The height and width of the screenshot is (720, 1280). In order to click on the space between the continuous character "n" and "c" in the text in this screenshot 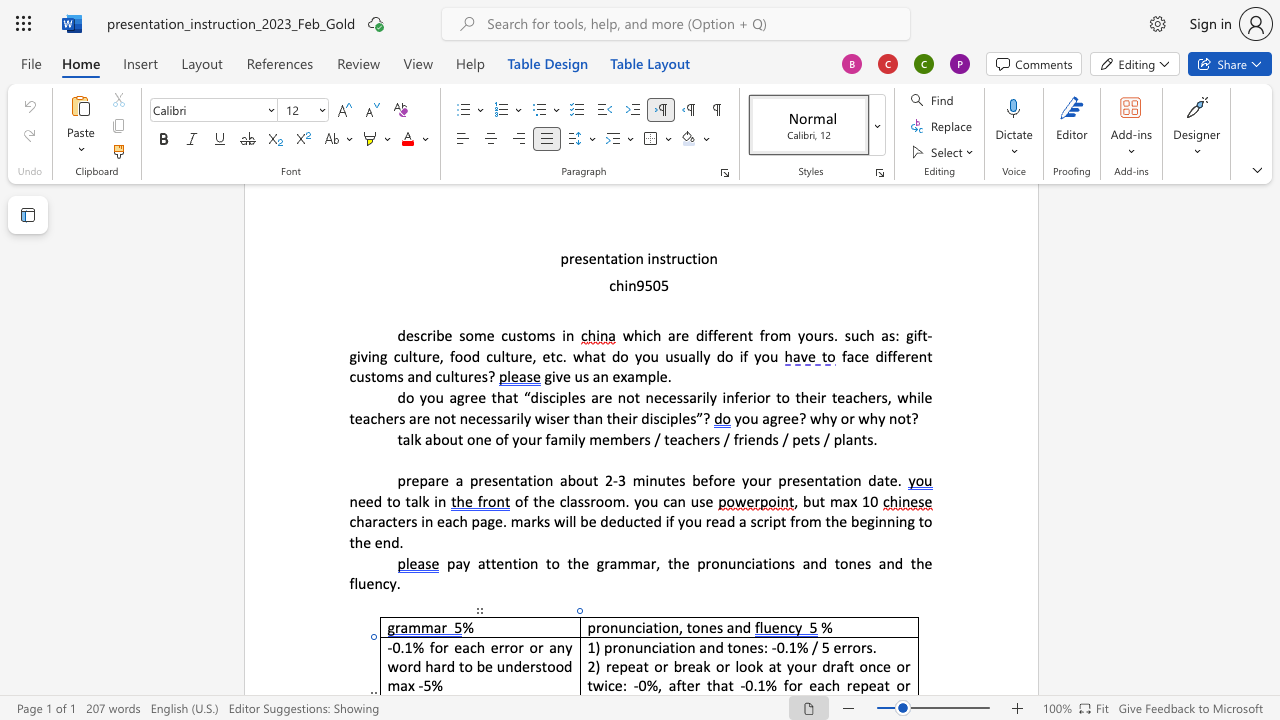, I will do `click(651, 647)`.